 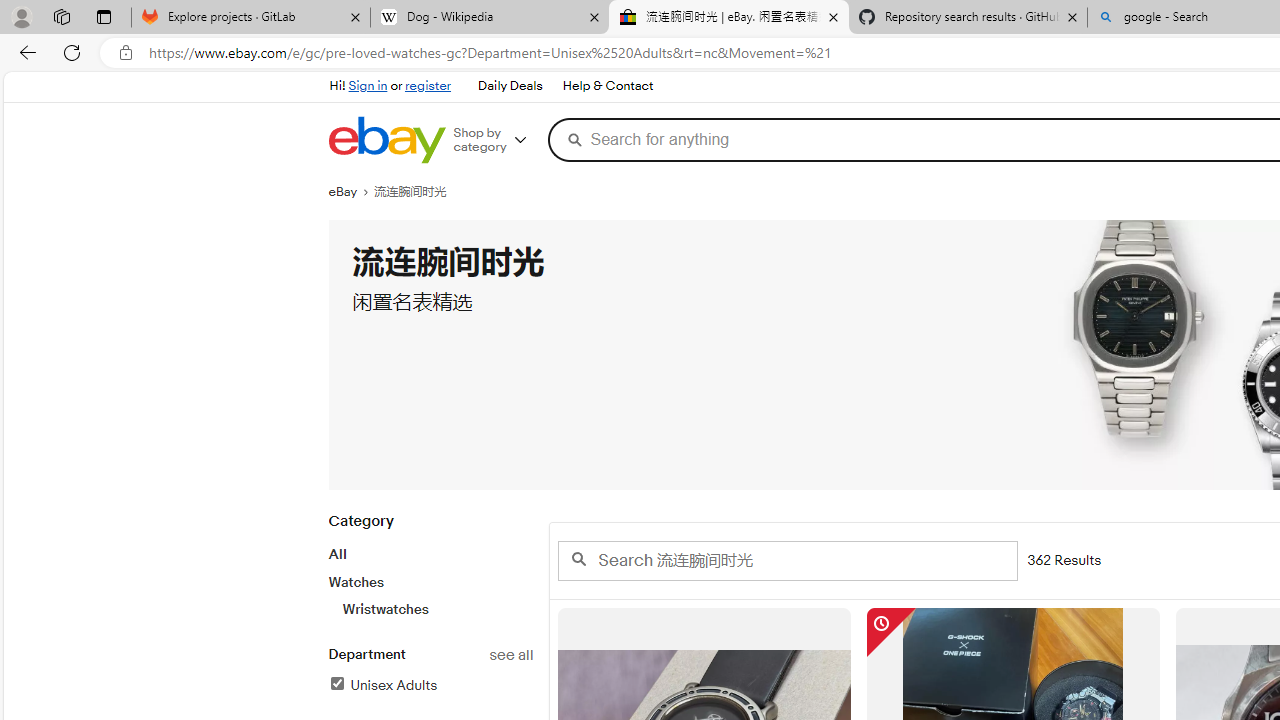 I want to click on 'register', so click(x=427, y=85).